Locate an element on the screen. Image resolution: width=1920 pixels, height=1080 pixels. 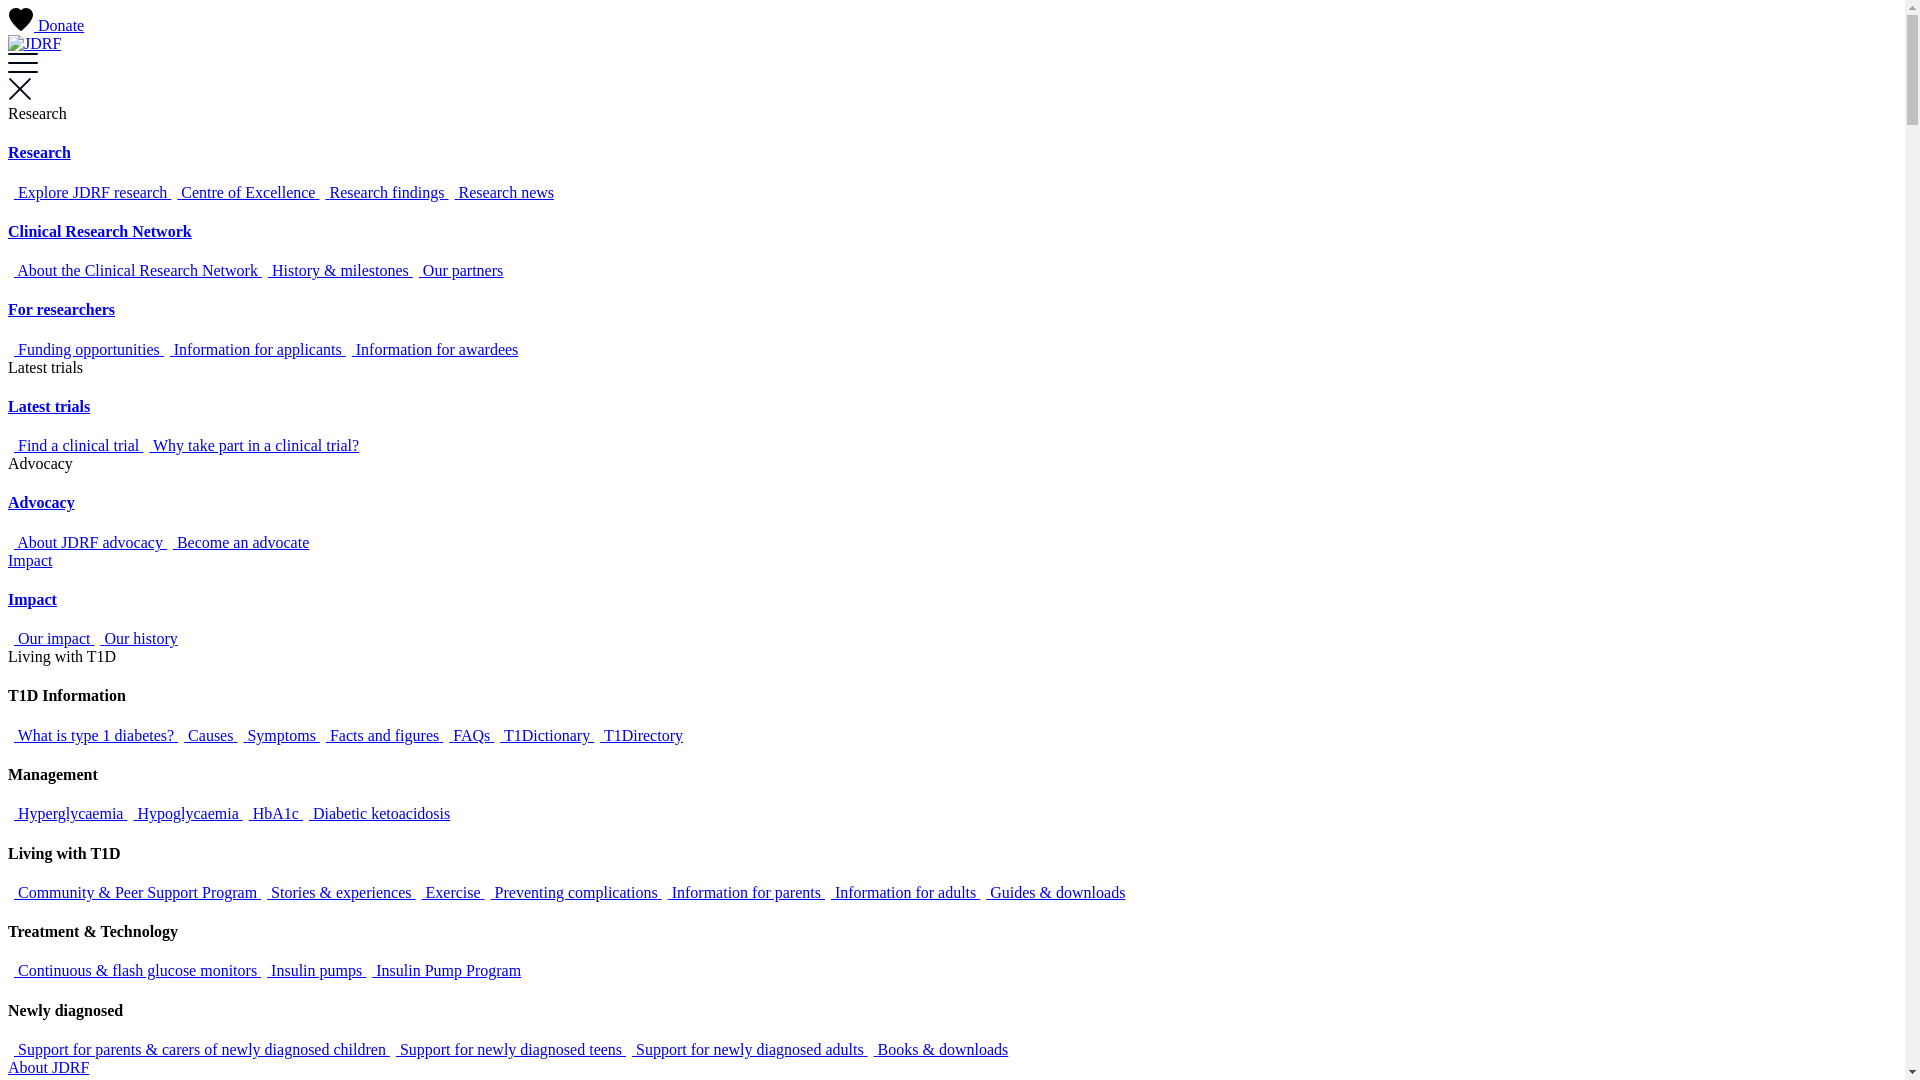
'Impact' is located at coordinates (29, 560).